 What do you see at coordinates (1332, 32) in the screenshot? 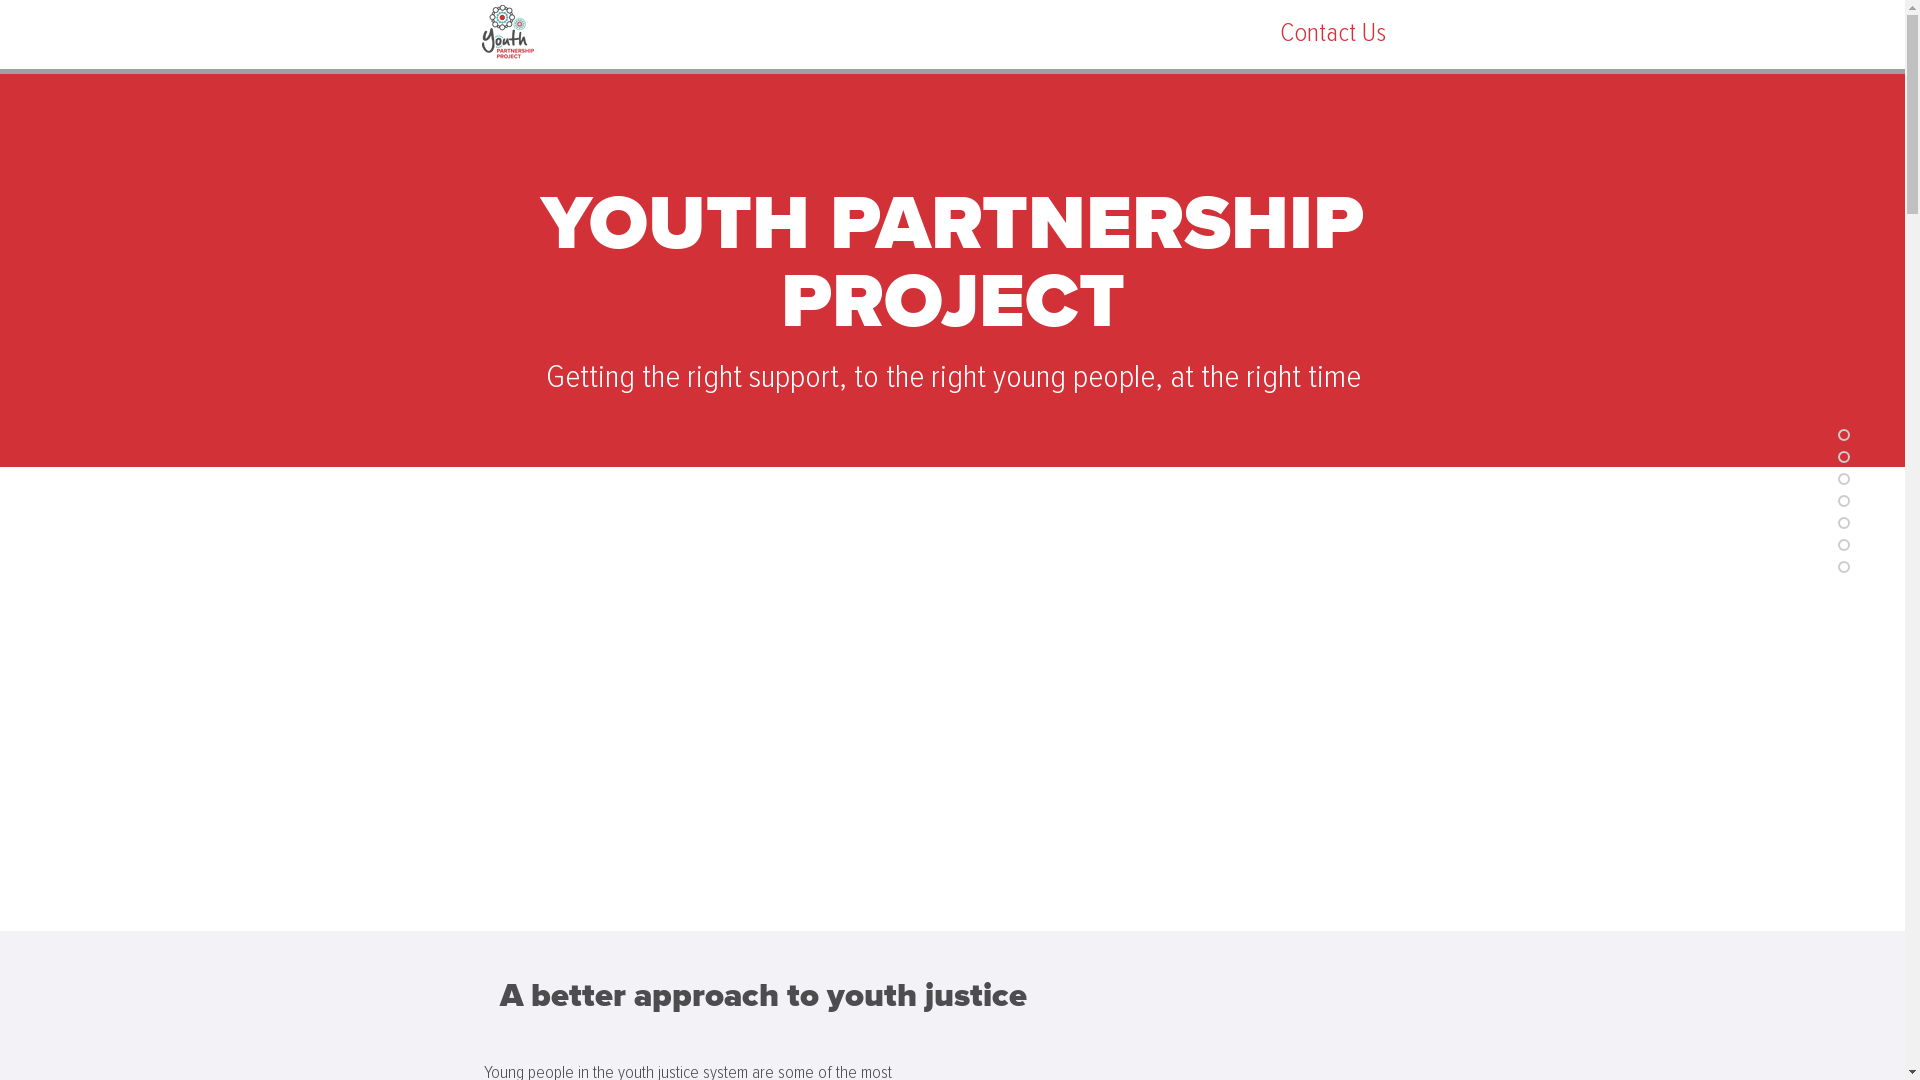
I see `'Contact Us'` at bounding box center [1332, 32].